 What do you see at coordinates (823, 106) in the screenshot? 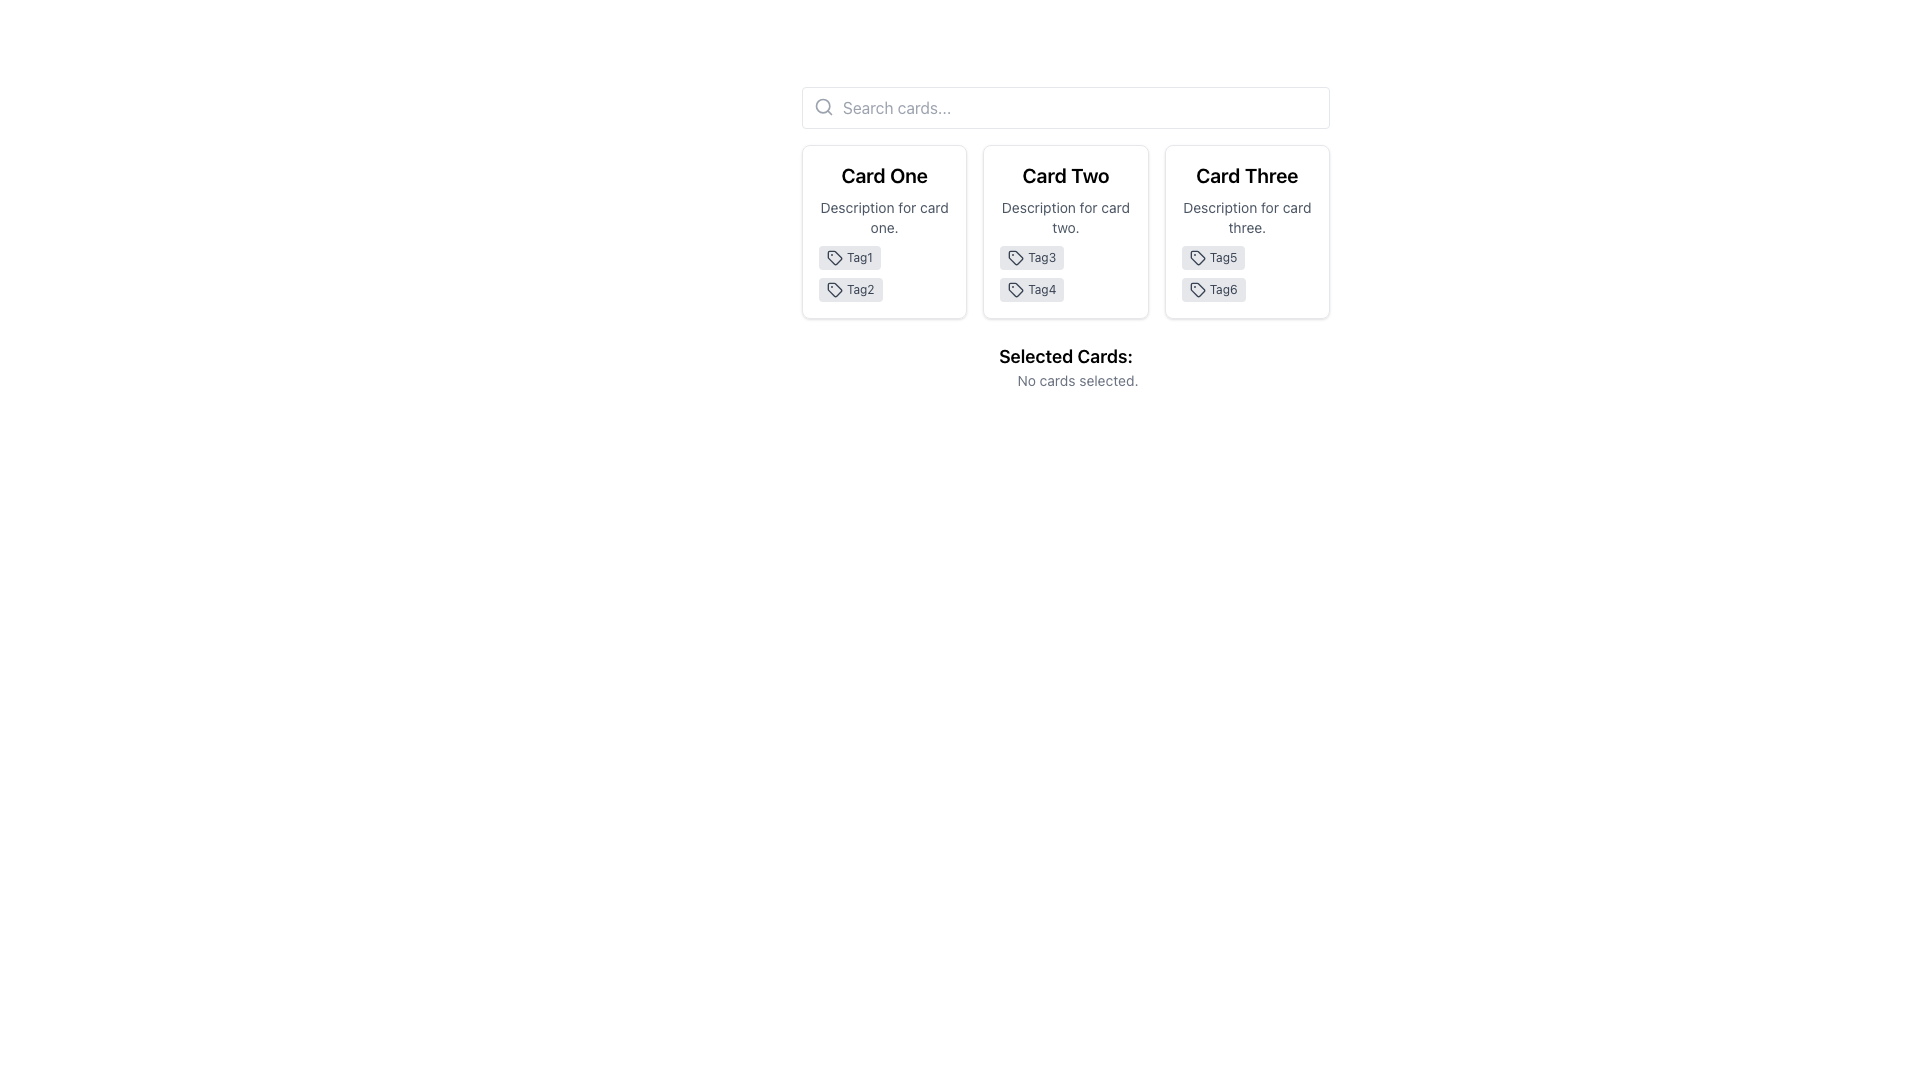
I see `the circle SVG element representing the search icon in the upper-left corner of the search bar` at bounding box center [823, 106].